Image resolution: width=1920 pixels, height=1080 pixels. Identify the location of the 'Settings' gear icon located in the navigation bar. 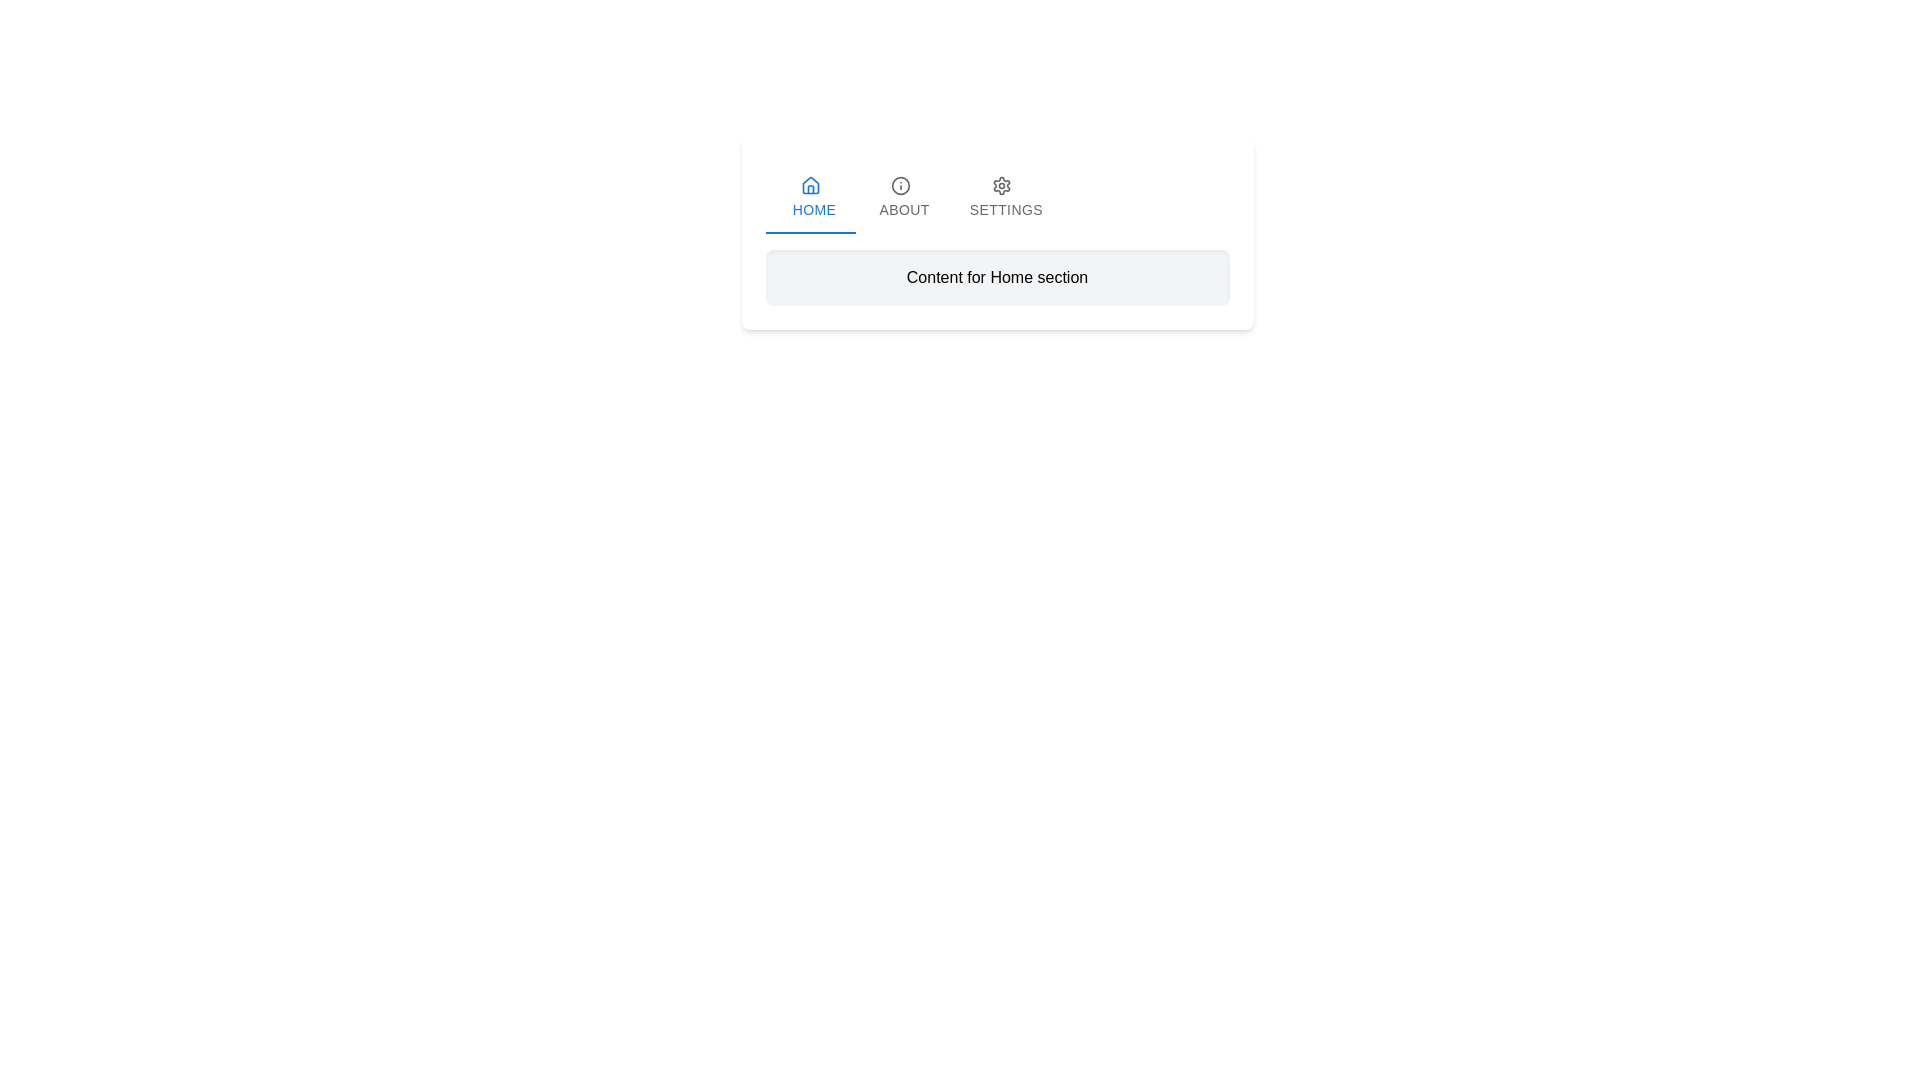
(1002, 186).